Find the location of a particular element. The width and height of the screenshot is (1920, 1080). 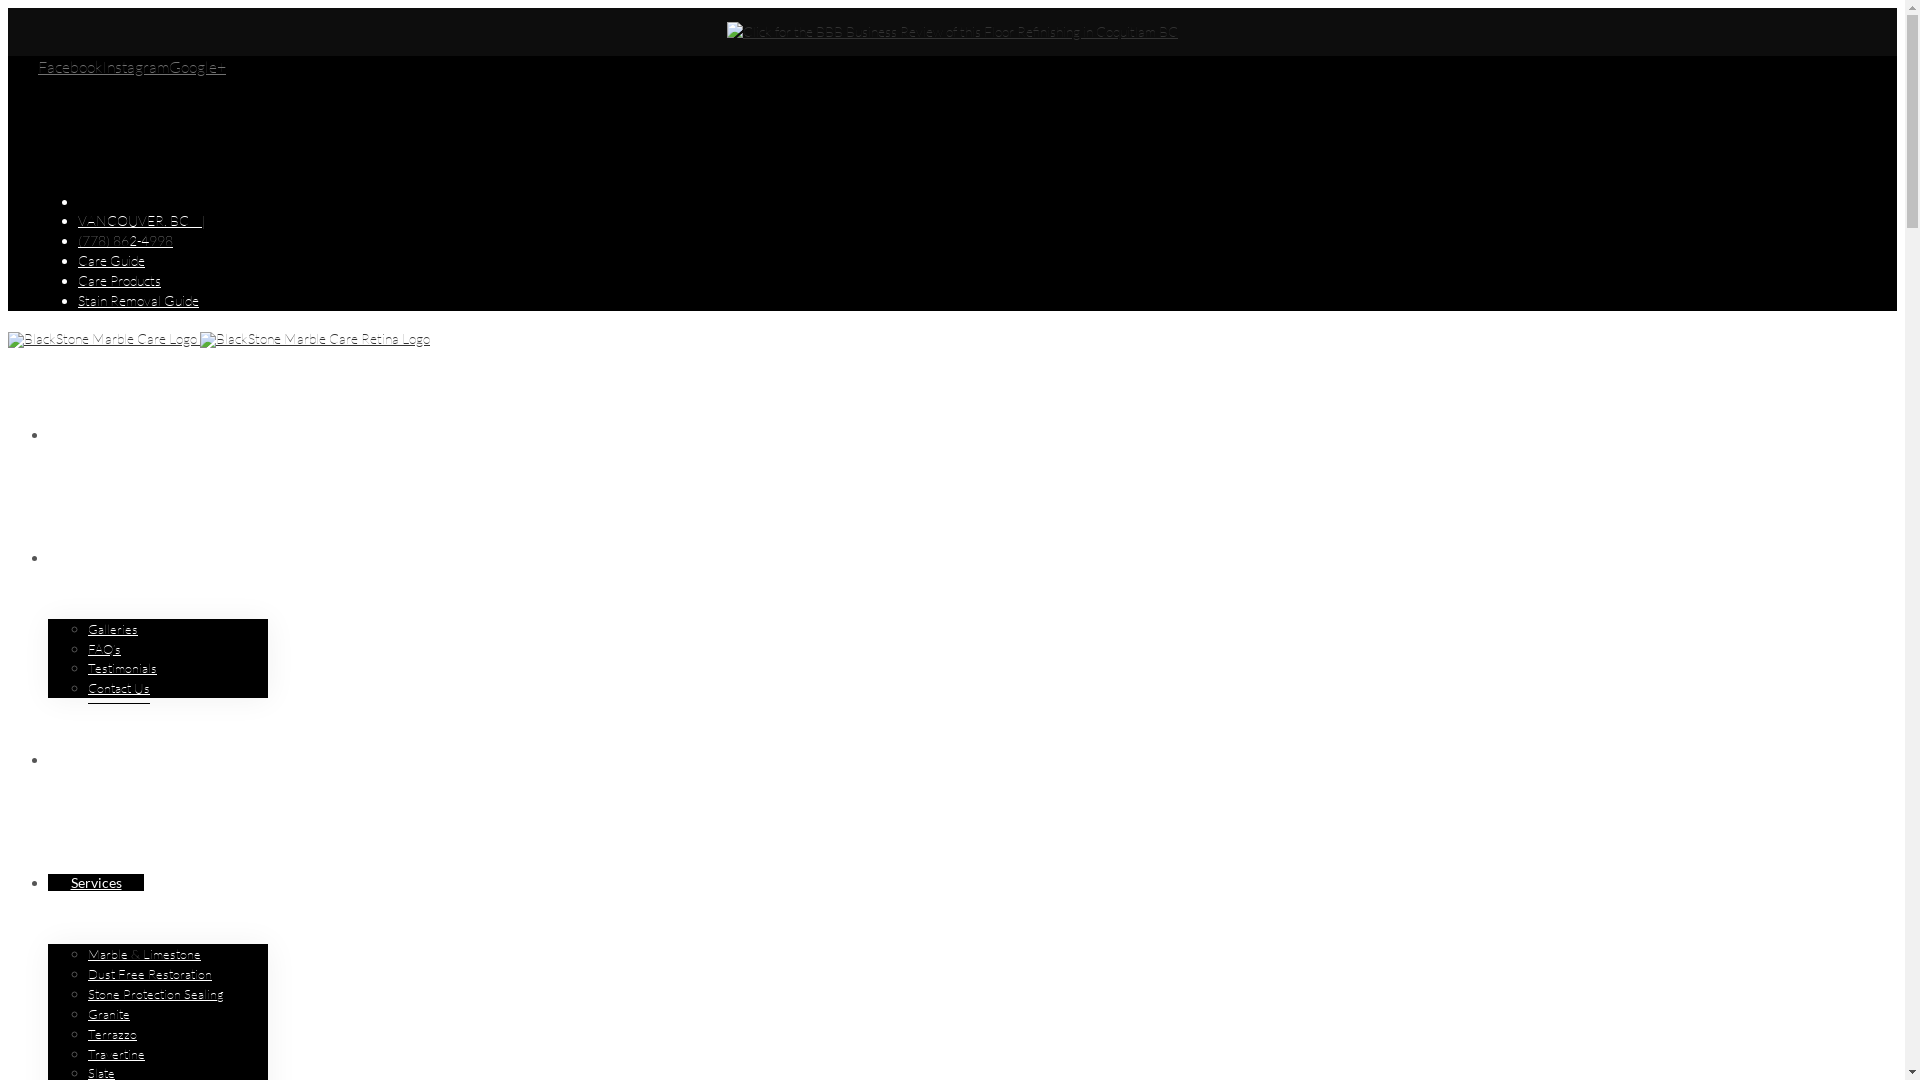

'Instagram' is located at coordinates (134, 65).